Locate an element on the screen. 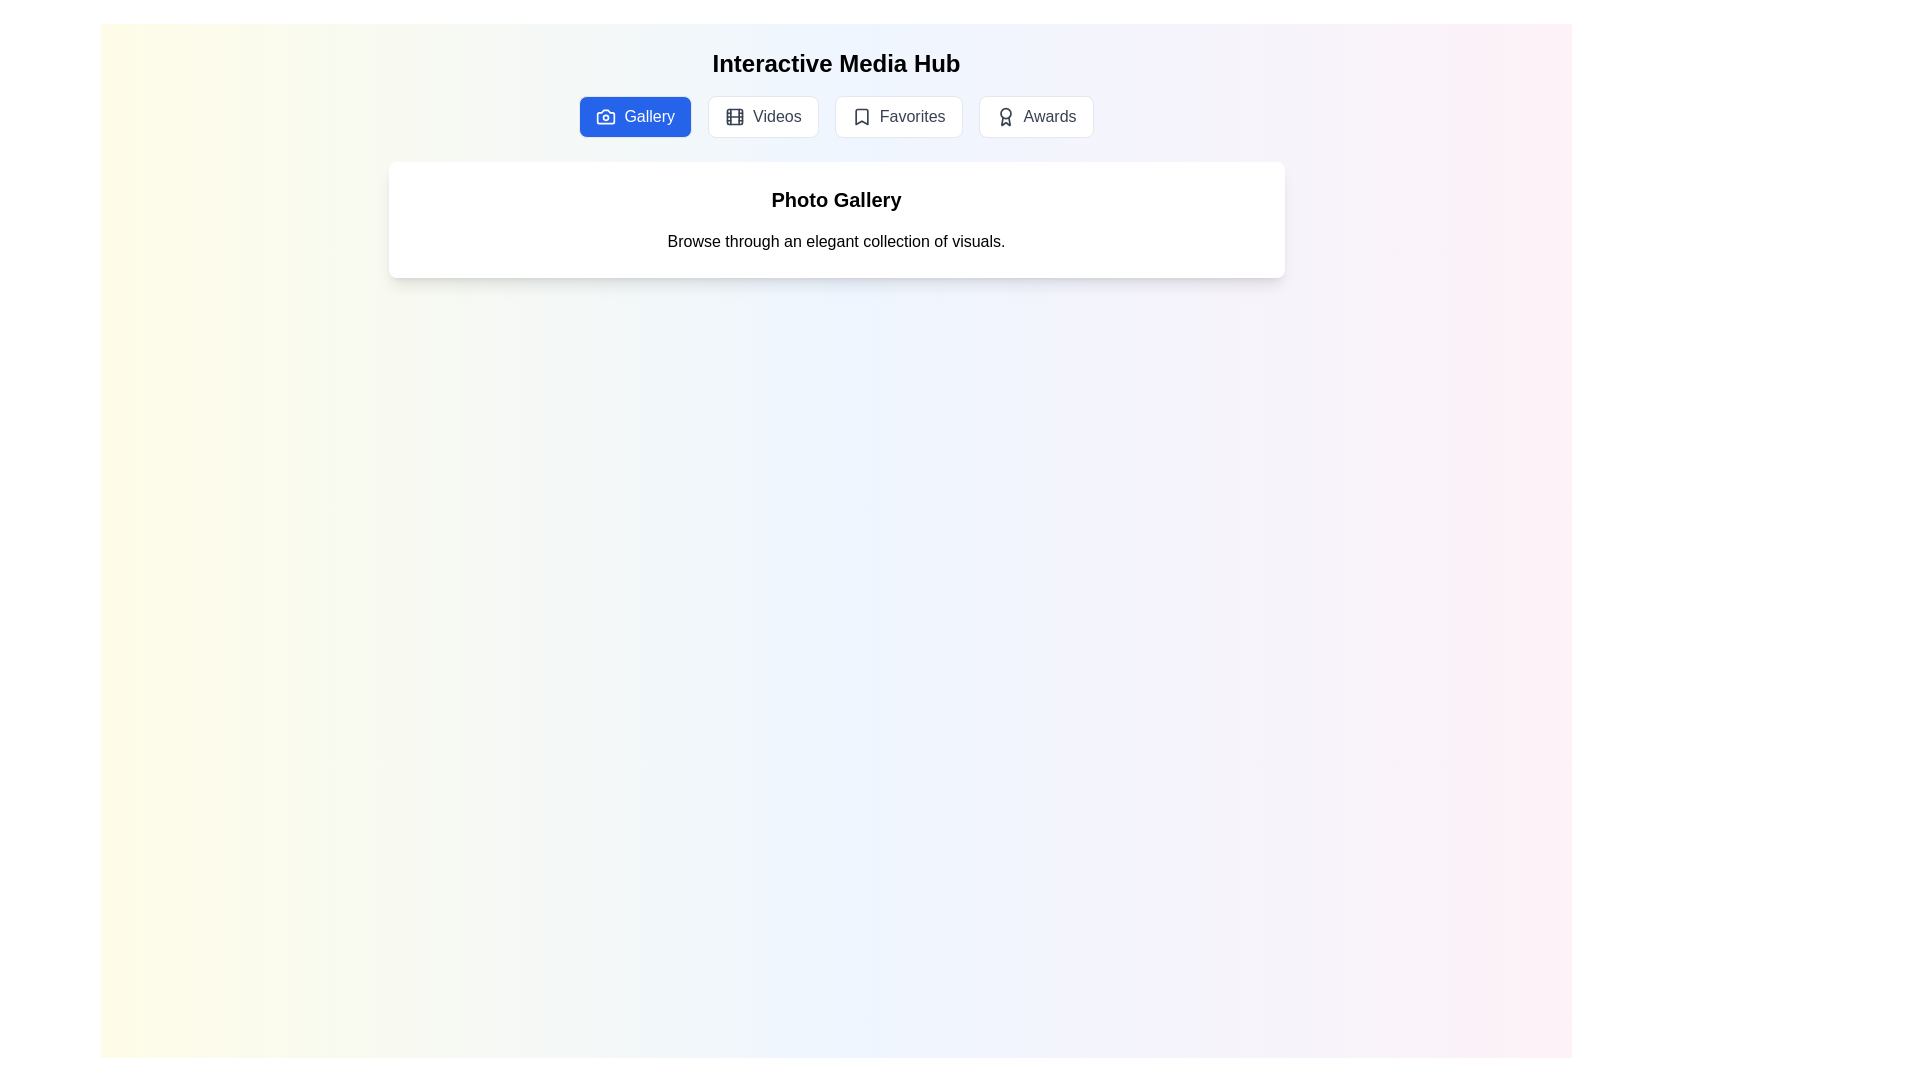 This screenshot has width=1920, height=1080. the 'Gallery' text label, which is displayed in white font on a blue rectangular button with rounded corners, located in the upper-left section of the interface is located at coordinates (649, 116).